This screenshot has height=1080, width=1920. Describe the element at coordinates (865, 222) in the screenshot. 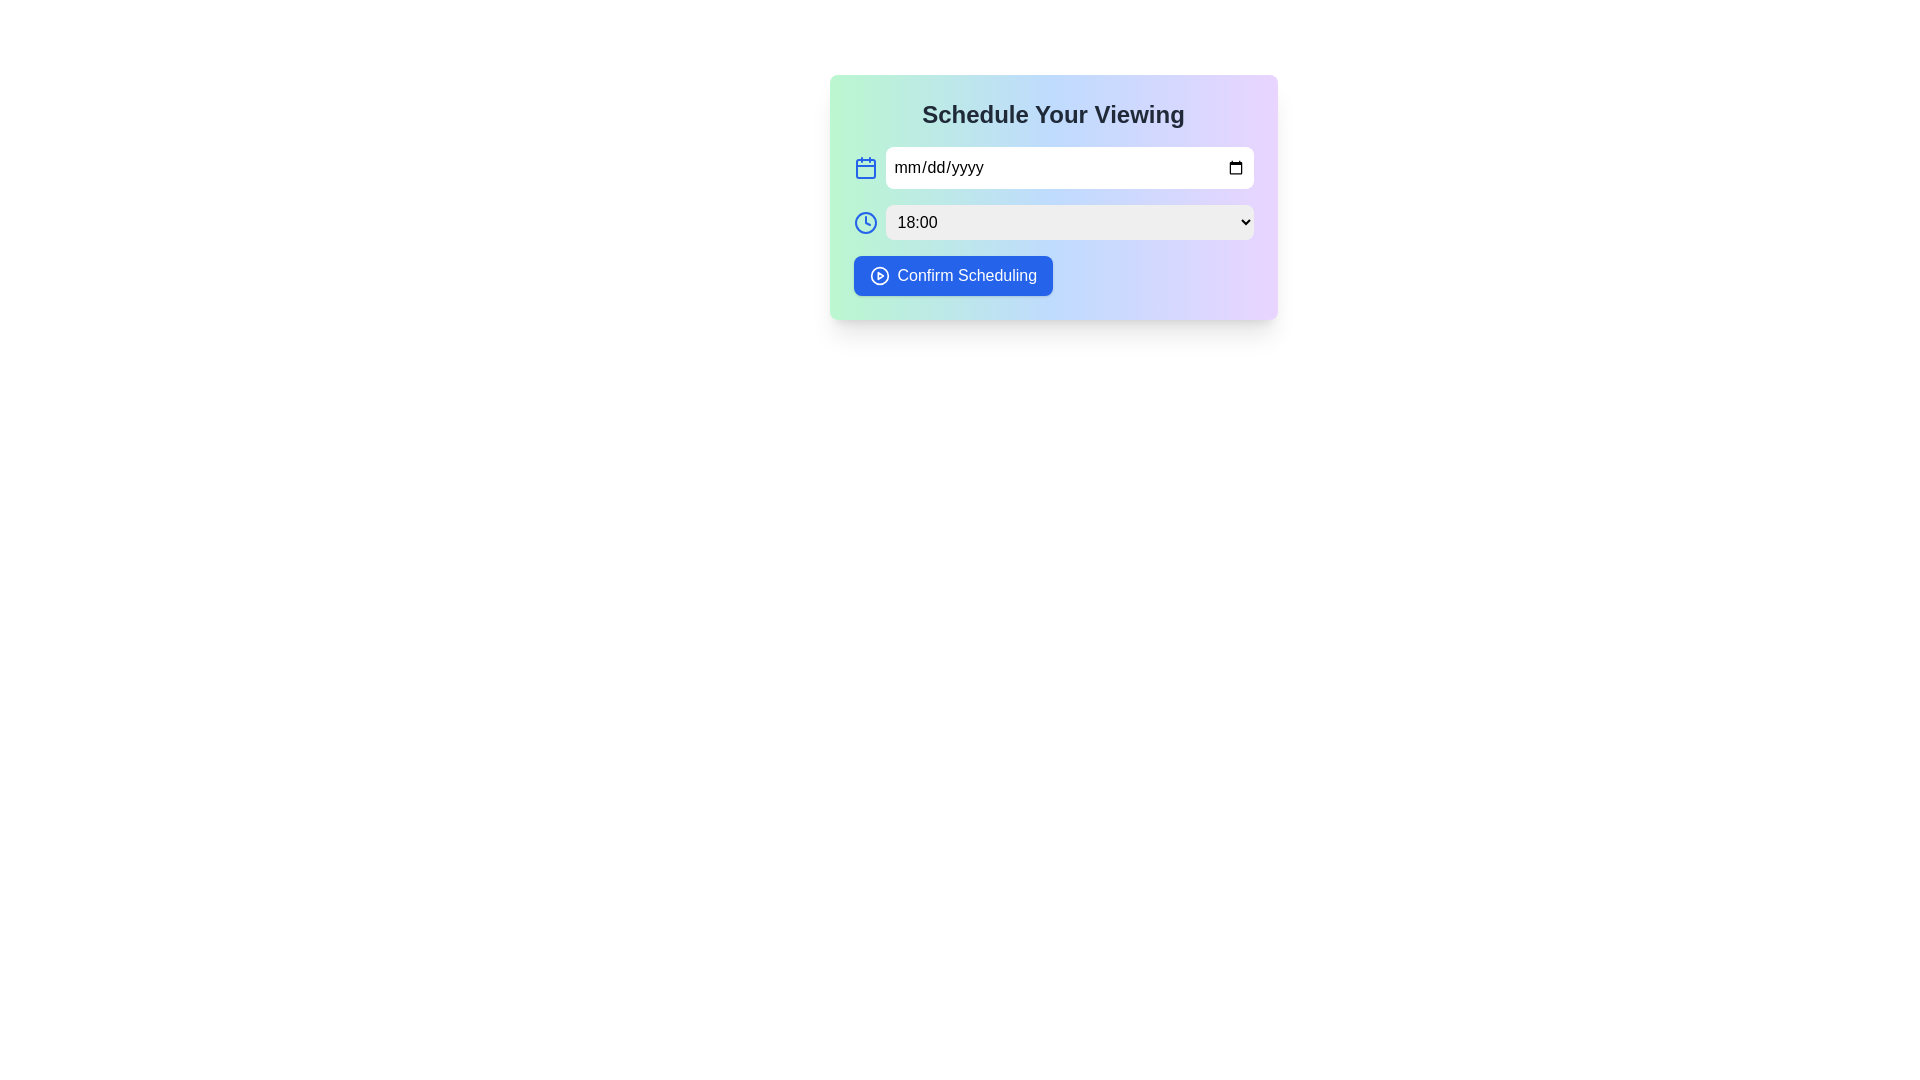

I see `the blue circular outline of the clock icon located in the scheduling interface` at that location.